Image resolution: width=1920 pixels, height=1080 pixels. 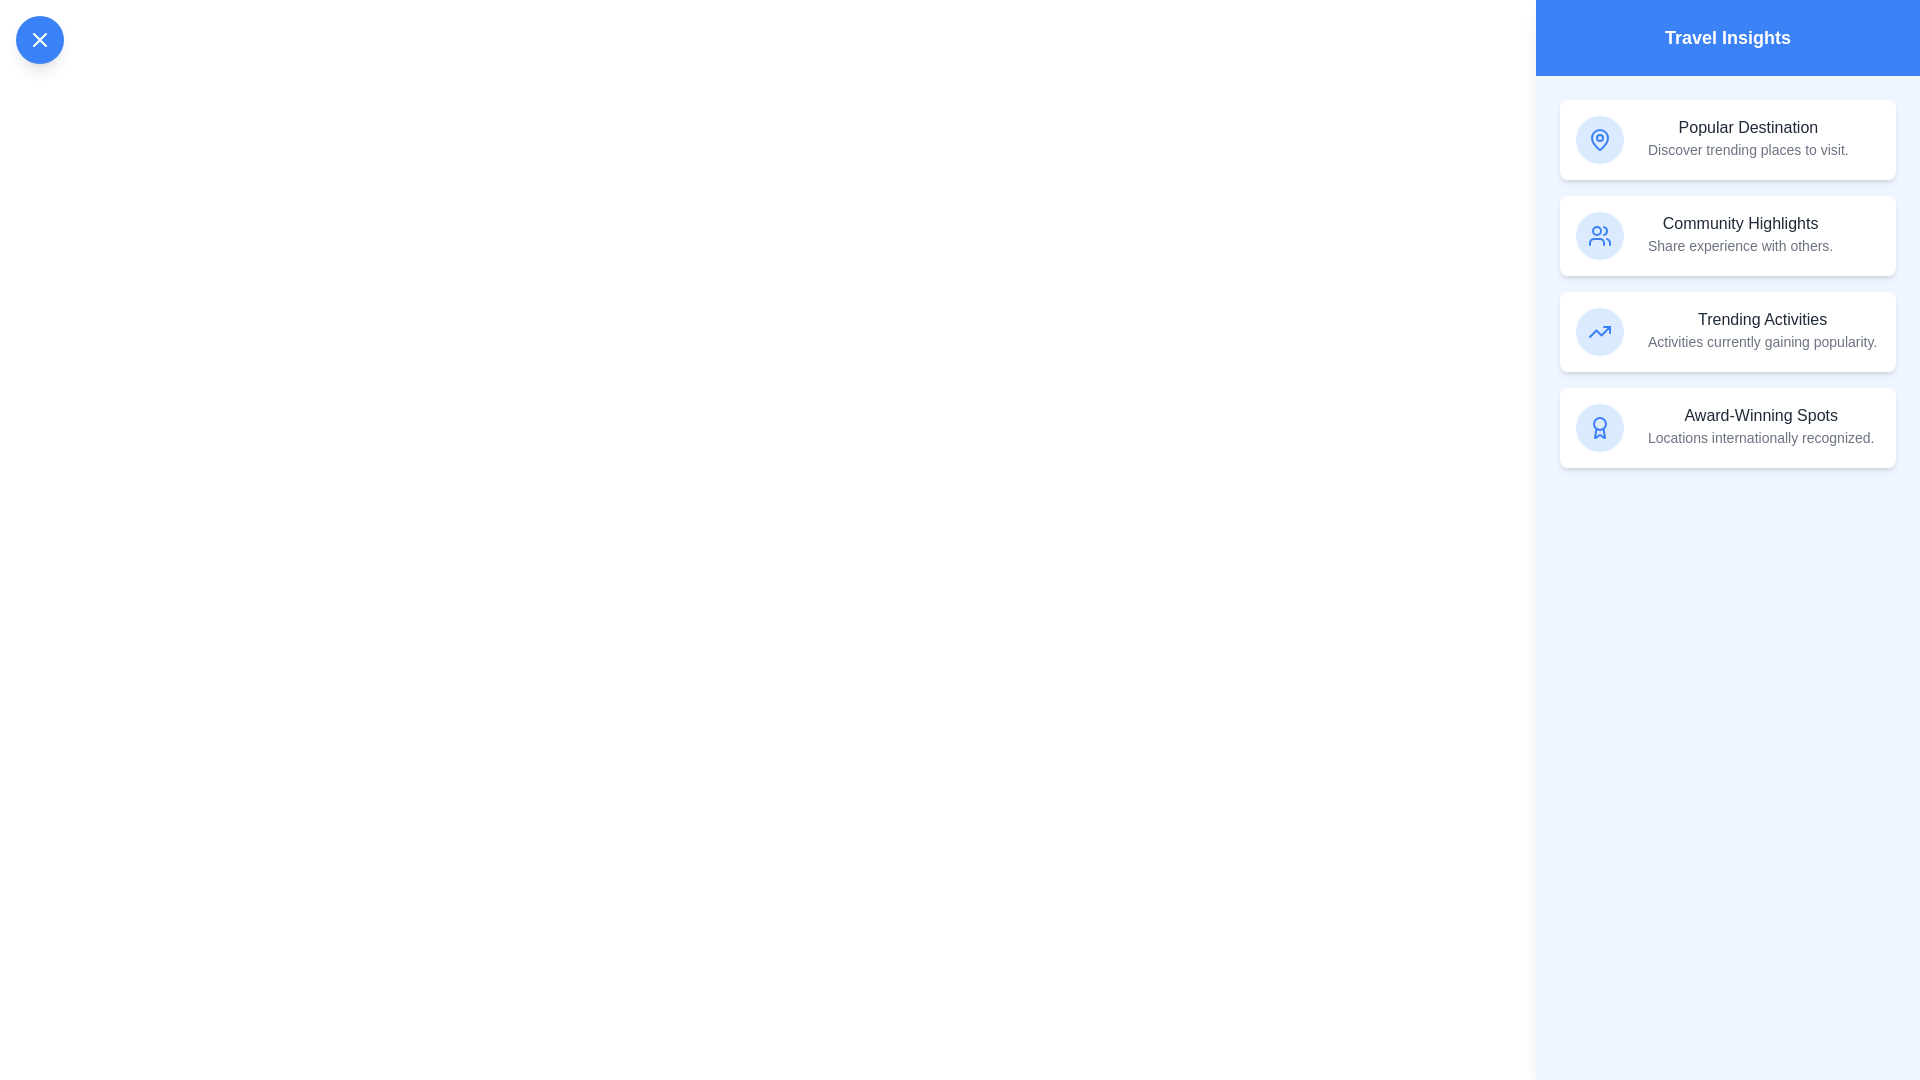 What do you see at coordinates (1727, 234) in the screenshot?
I see `the insight item labeled 'Community Highlights' to observe its hover effect` at bounding box center [1727, 234].